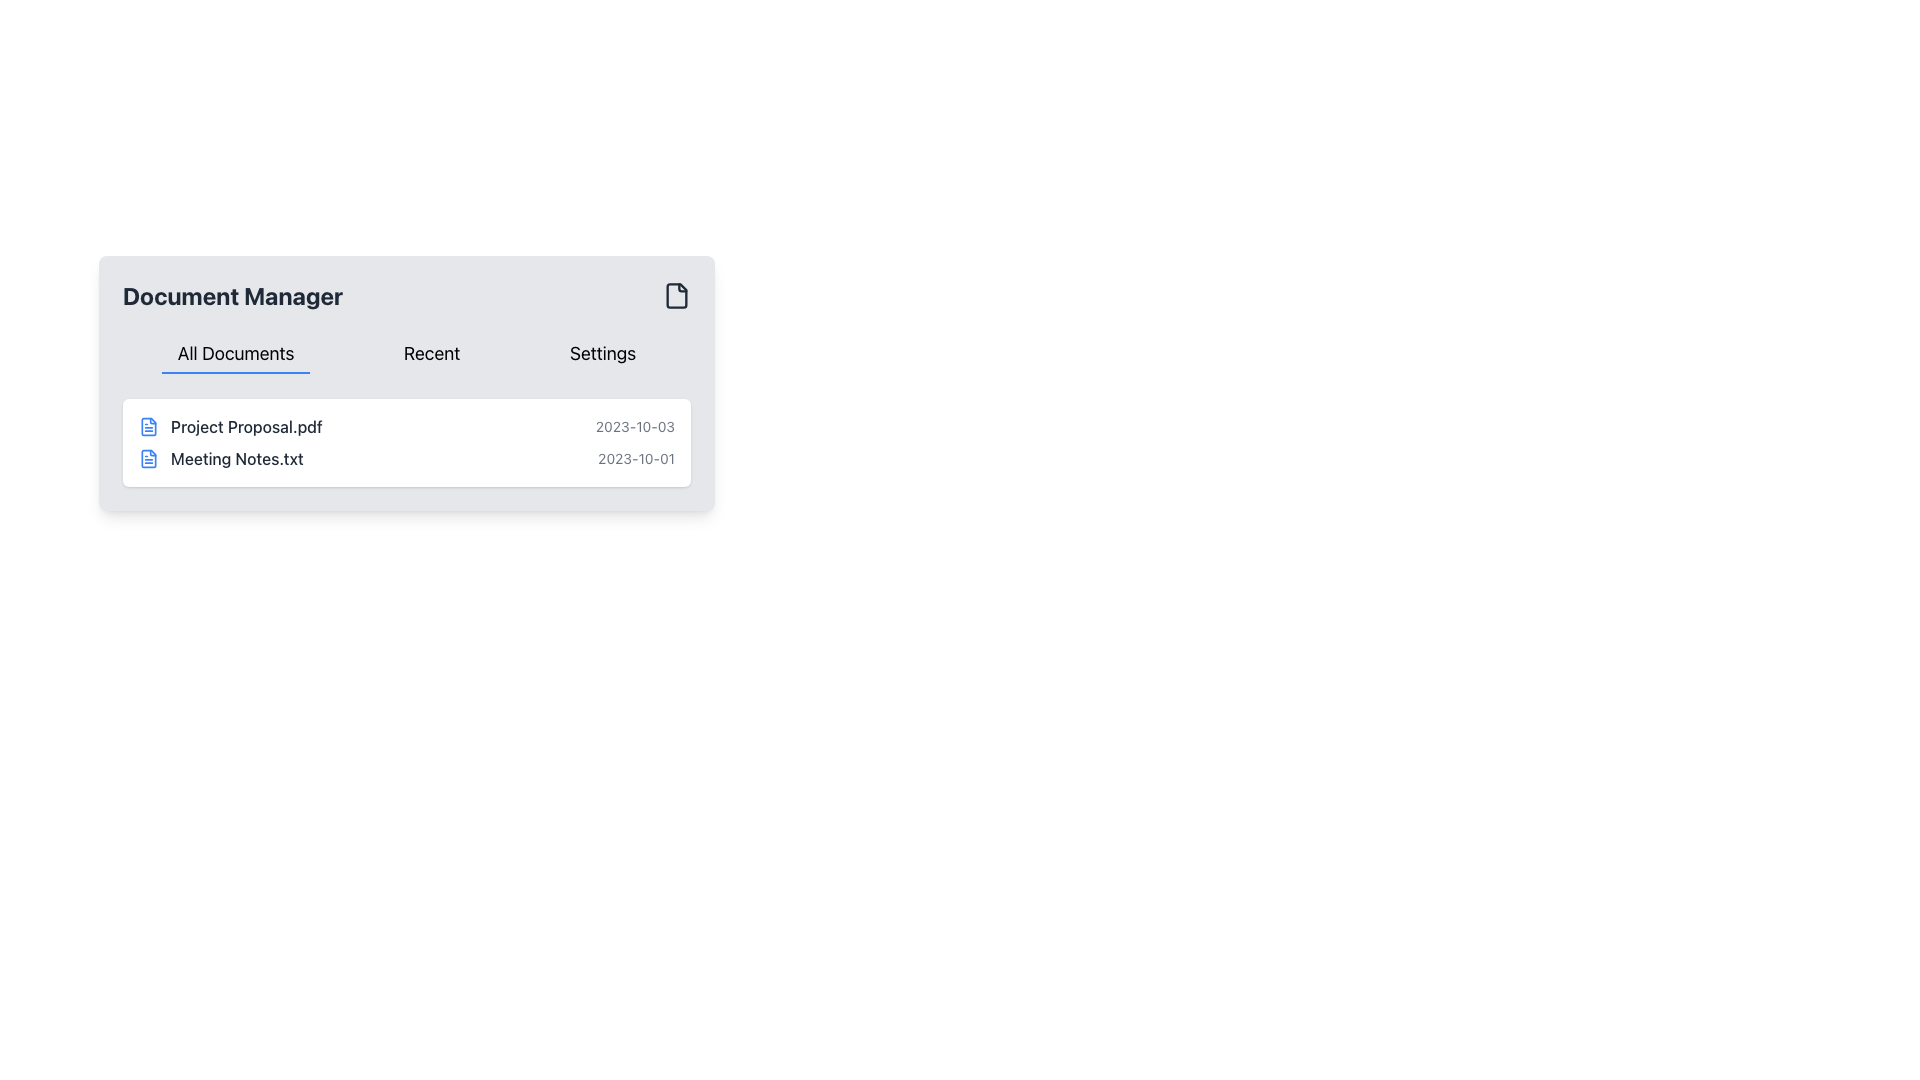 The image size is (1920, 1080). I want to click on the selectable item in the document list representing the file 'Meeting Notes.txt' dated '2023-10-01', so click(406, 459).